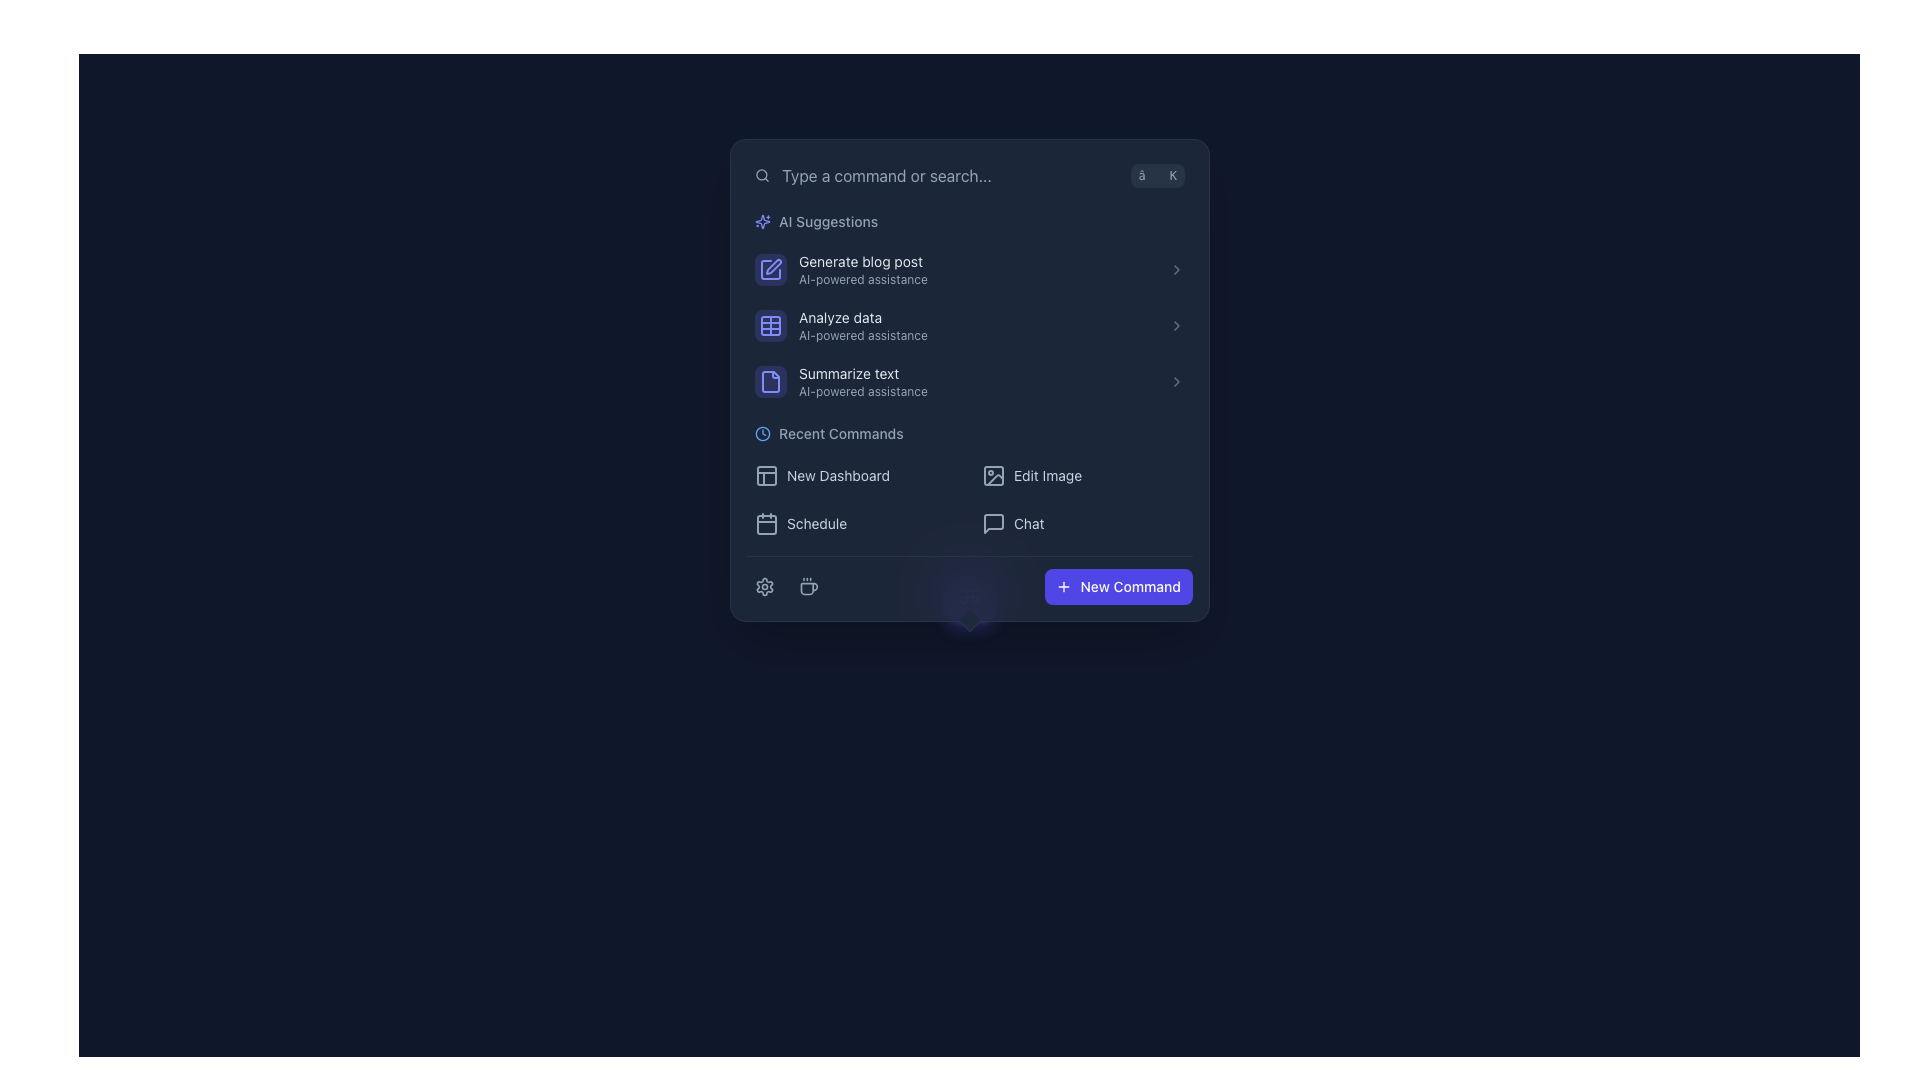 The width and height of the screenshot is (1920, 1080). I want to click on the 'Chat' label text, which is a small light gray text label styled with a sans-serif typeface, located in the lower right section of the main panel, so click(1028, 523).